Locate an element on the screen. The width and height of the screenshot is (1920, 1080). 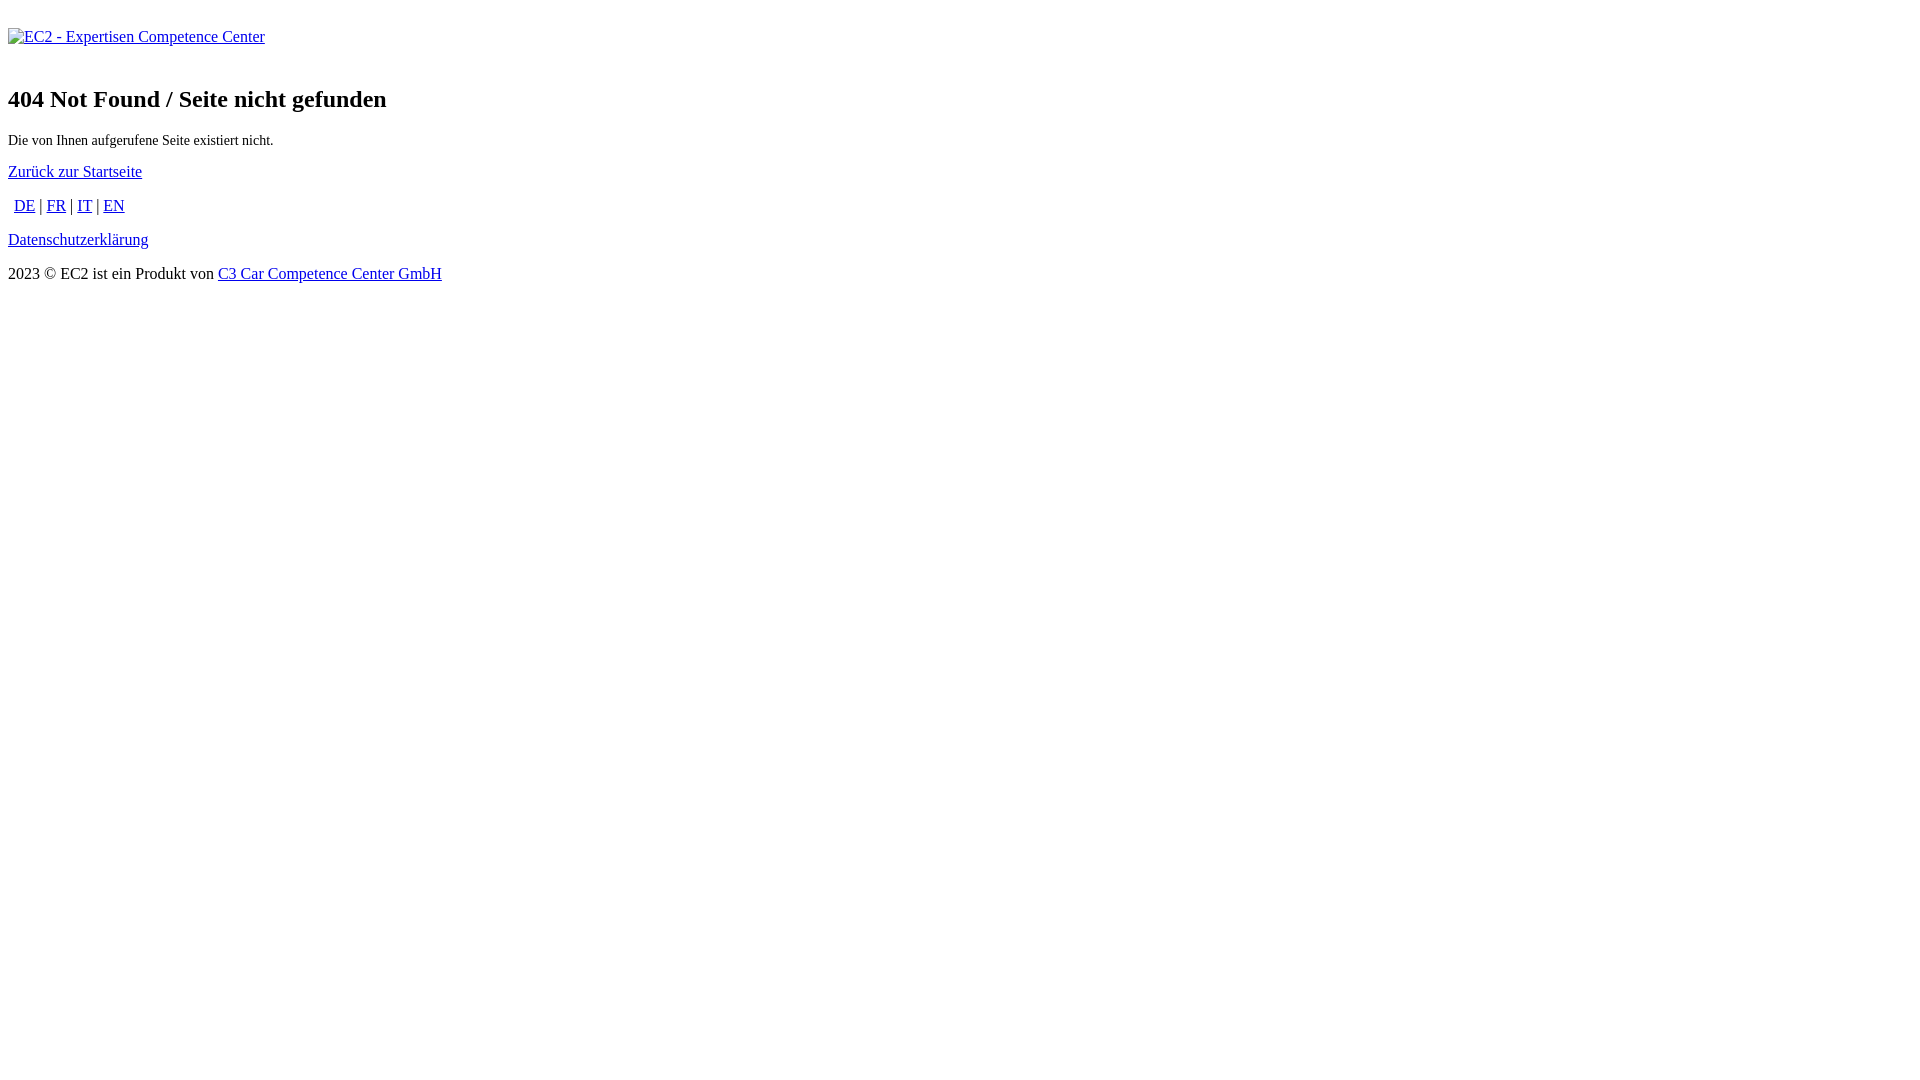
'FR' is located at coordinates (57, 205).